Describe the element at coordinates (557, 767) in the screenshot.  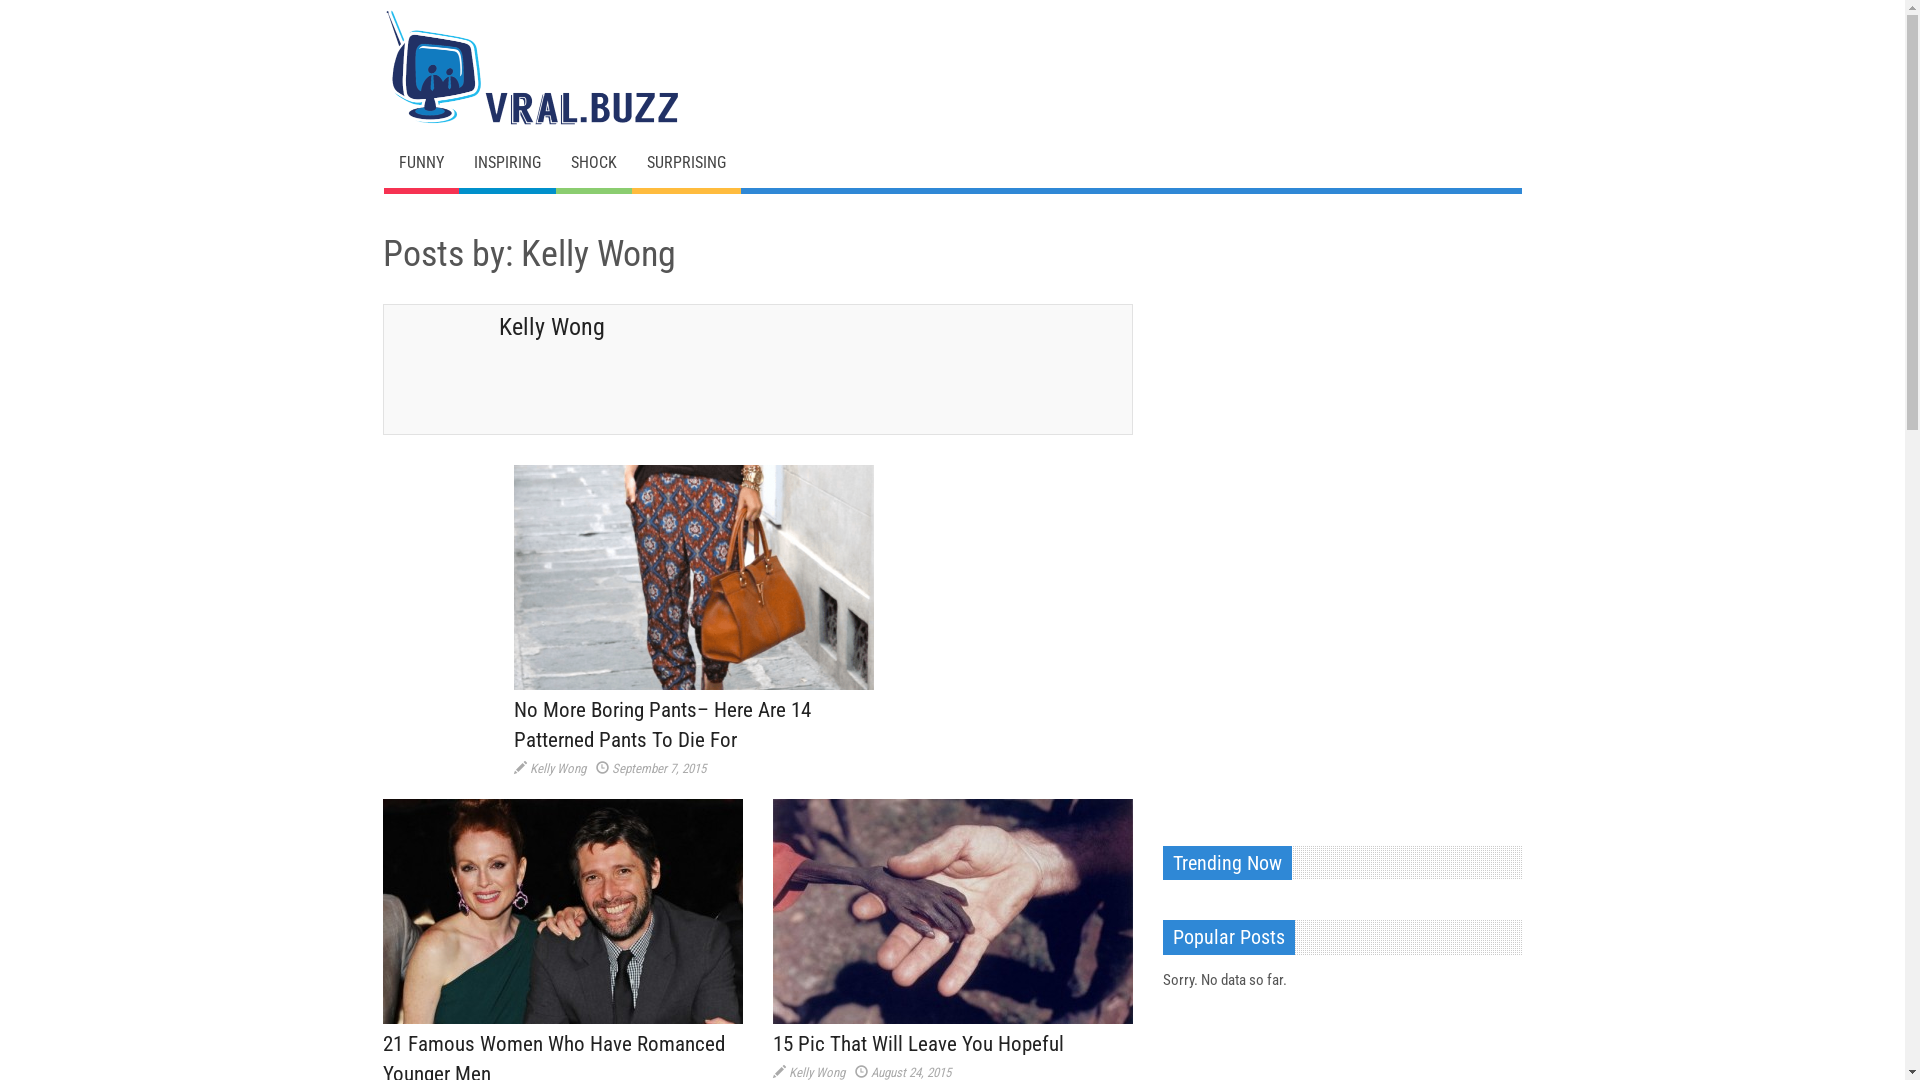
I see `'Kelly Wong'` at that location.